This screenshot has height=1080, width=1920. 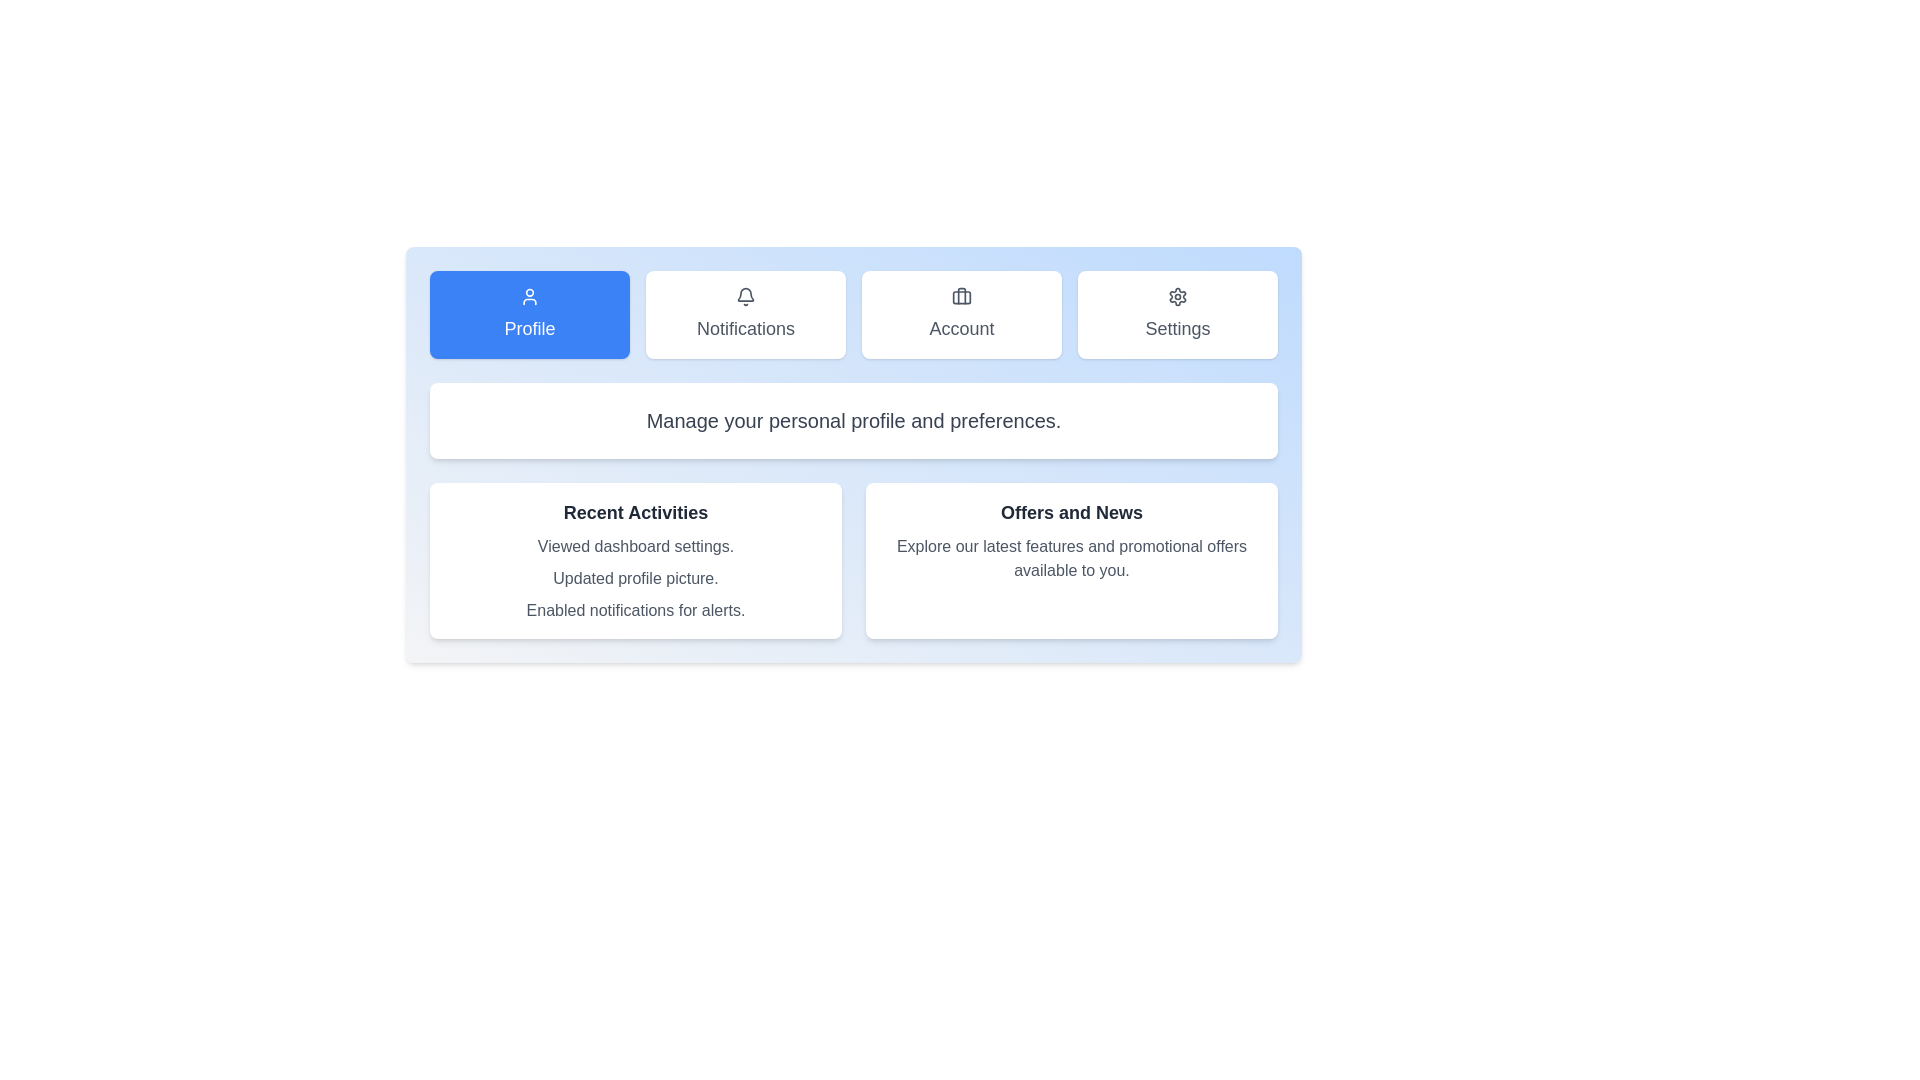 I want to click on the briefcase icon in the 'Account' section of the top navigation bar, which is the third button from the left, so click(x=961, y=297).